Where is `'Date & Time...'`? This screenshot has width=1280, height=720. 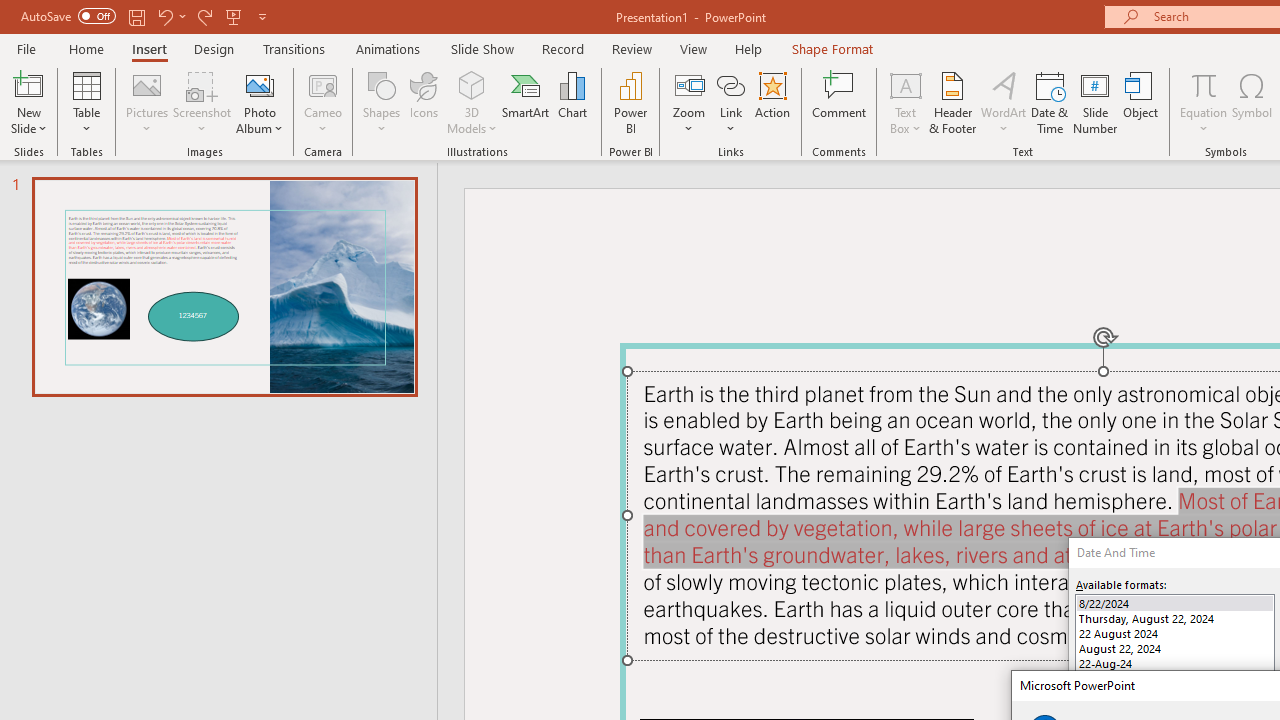 'Date & Time...' is located at coordinates (1049, 103).